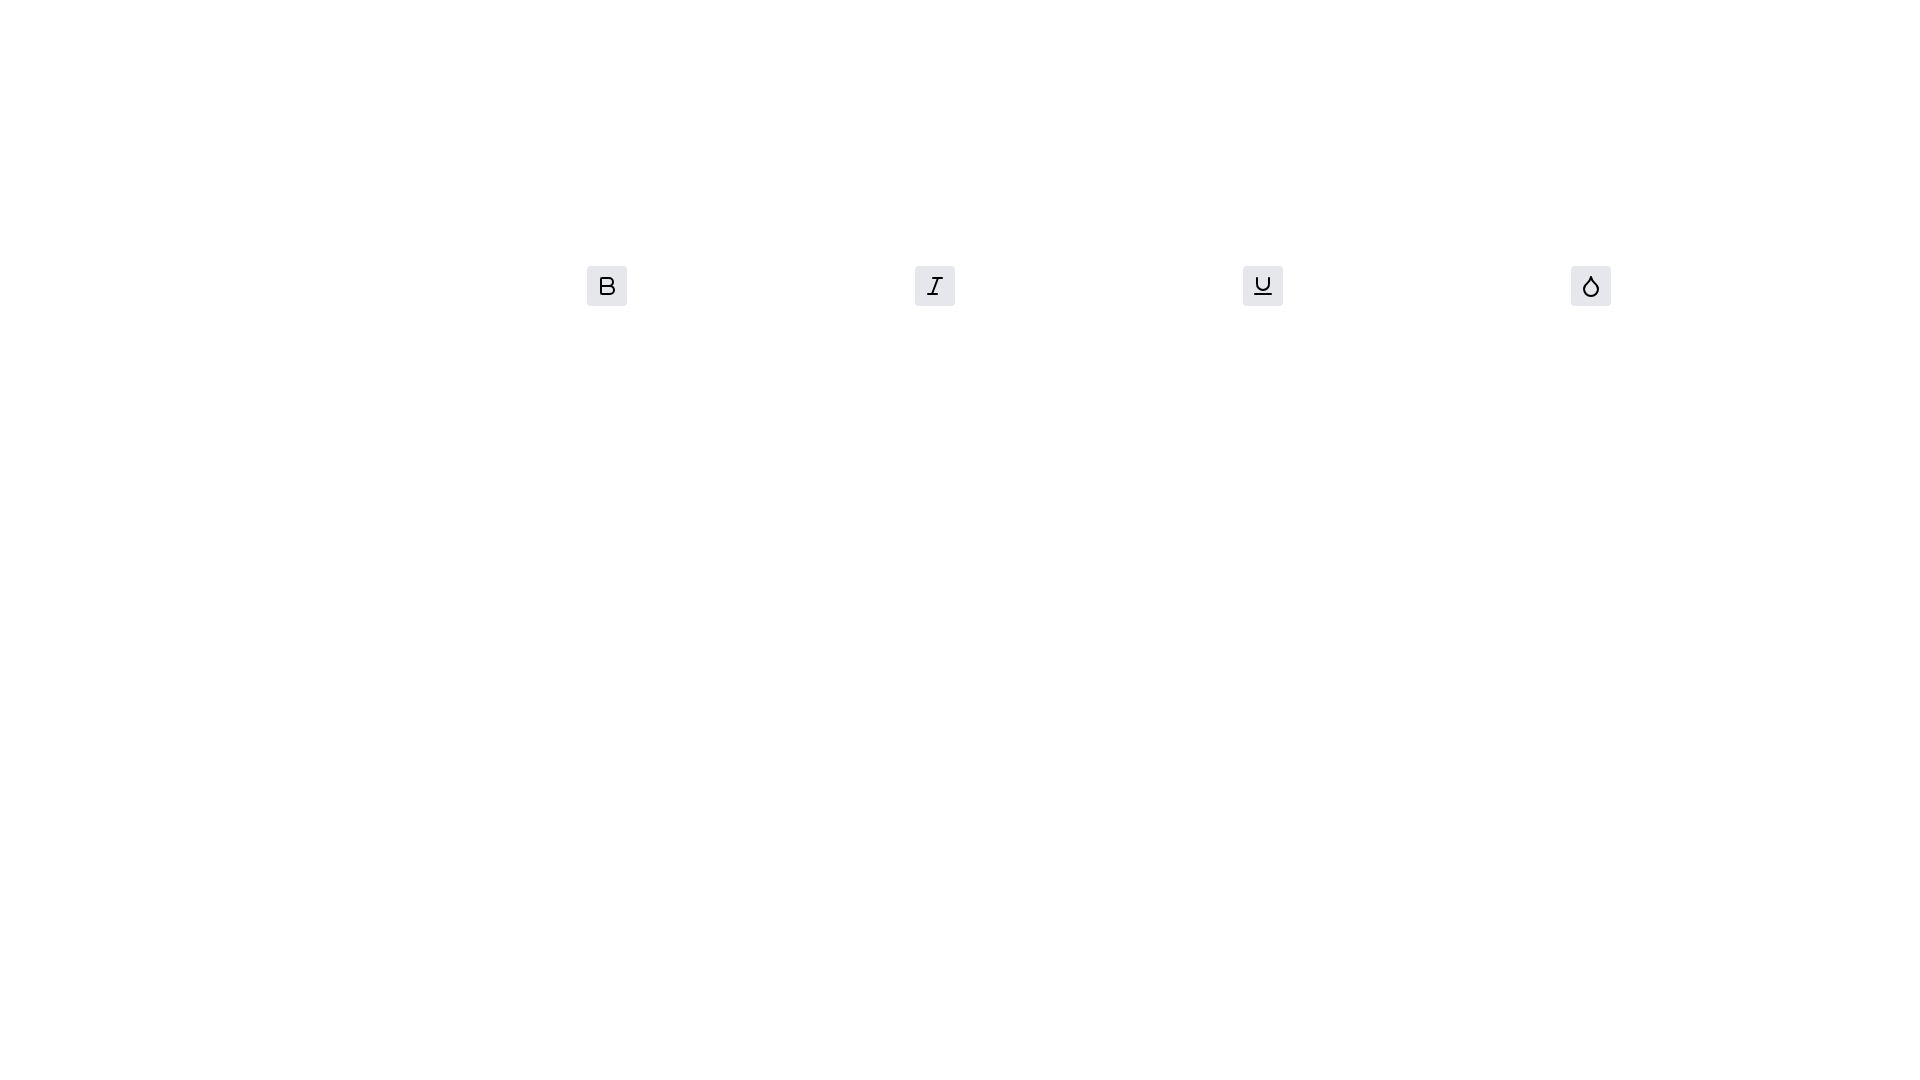  I want to click on the square button with a light gray background and a black italicized 'I' icon, so click(934, 285).